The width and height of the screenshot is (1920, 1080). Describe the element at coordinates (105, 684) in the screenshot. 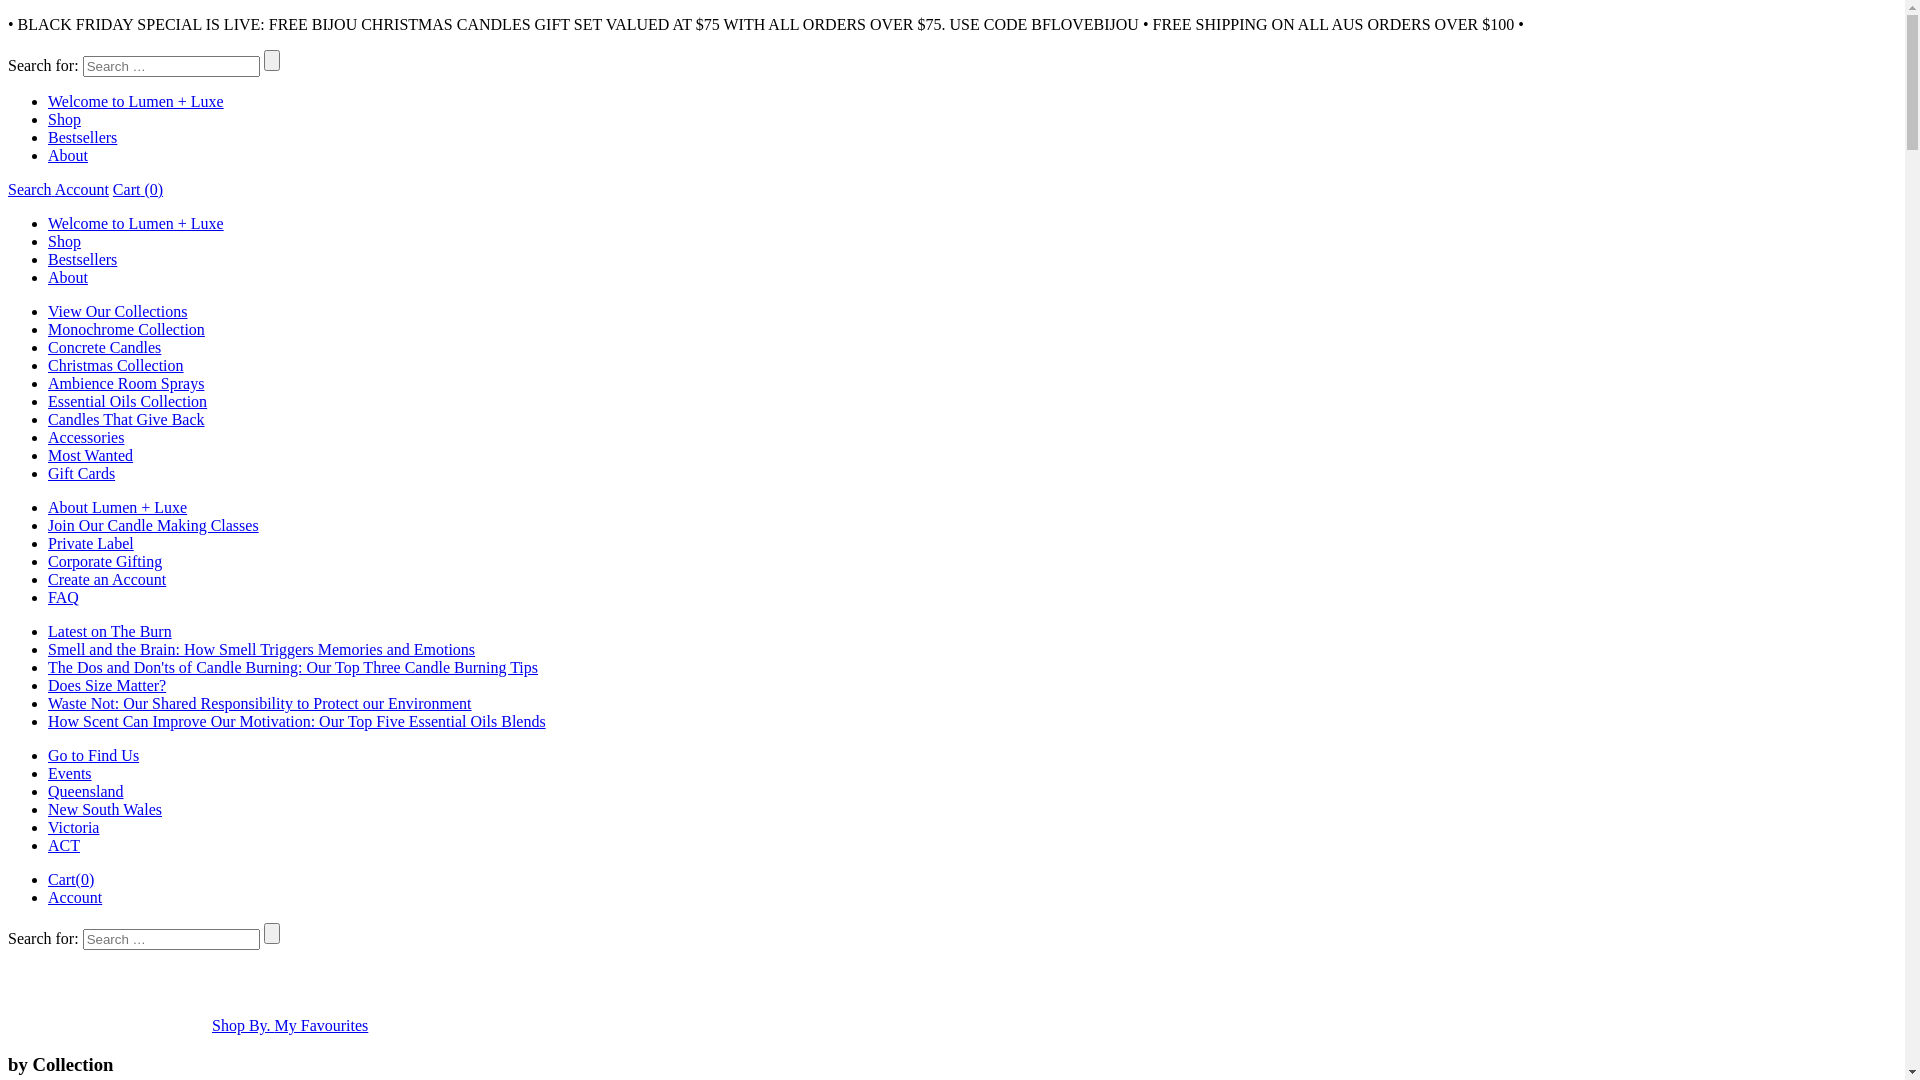

I see `'Does Size Matter?'` at that location.